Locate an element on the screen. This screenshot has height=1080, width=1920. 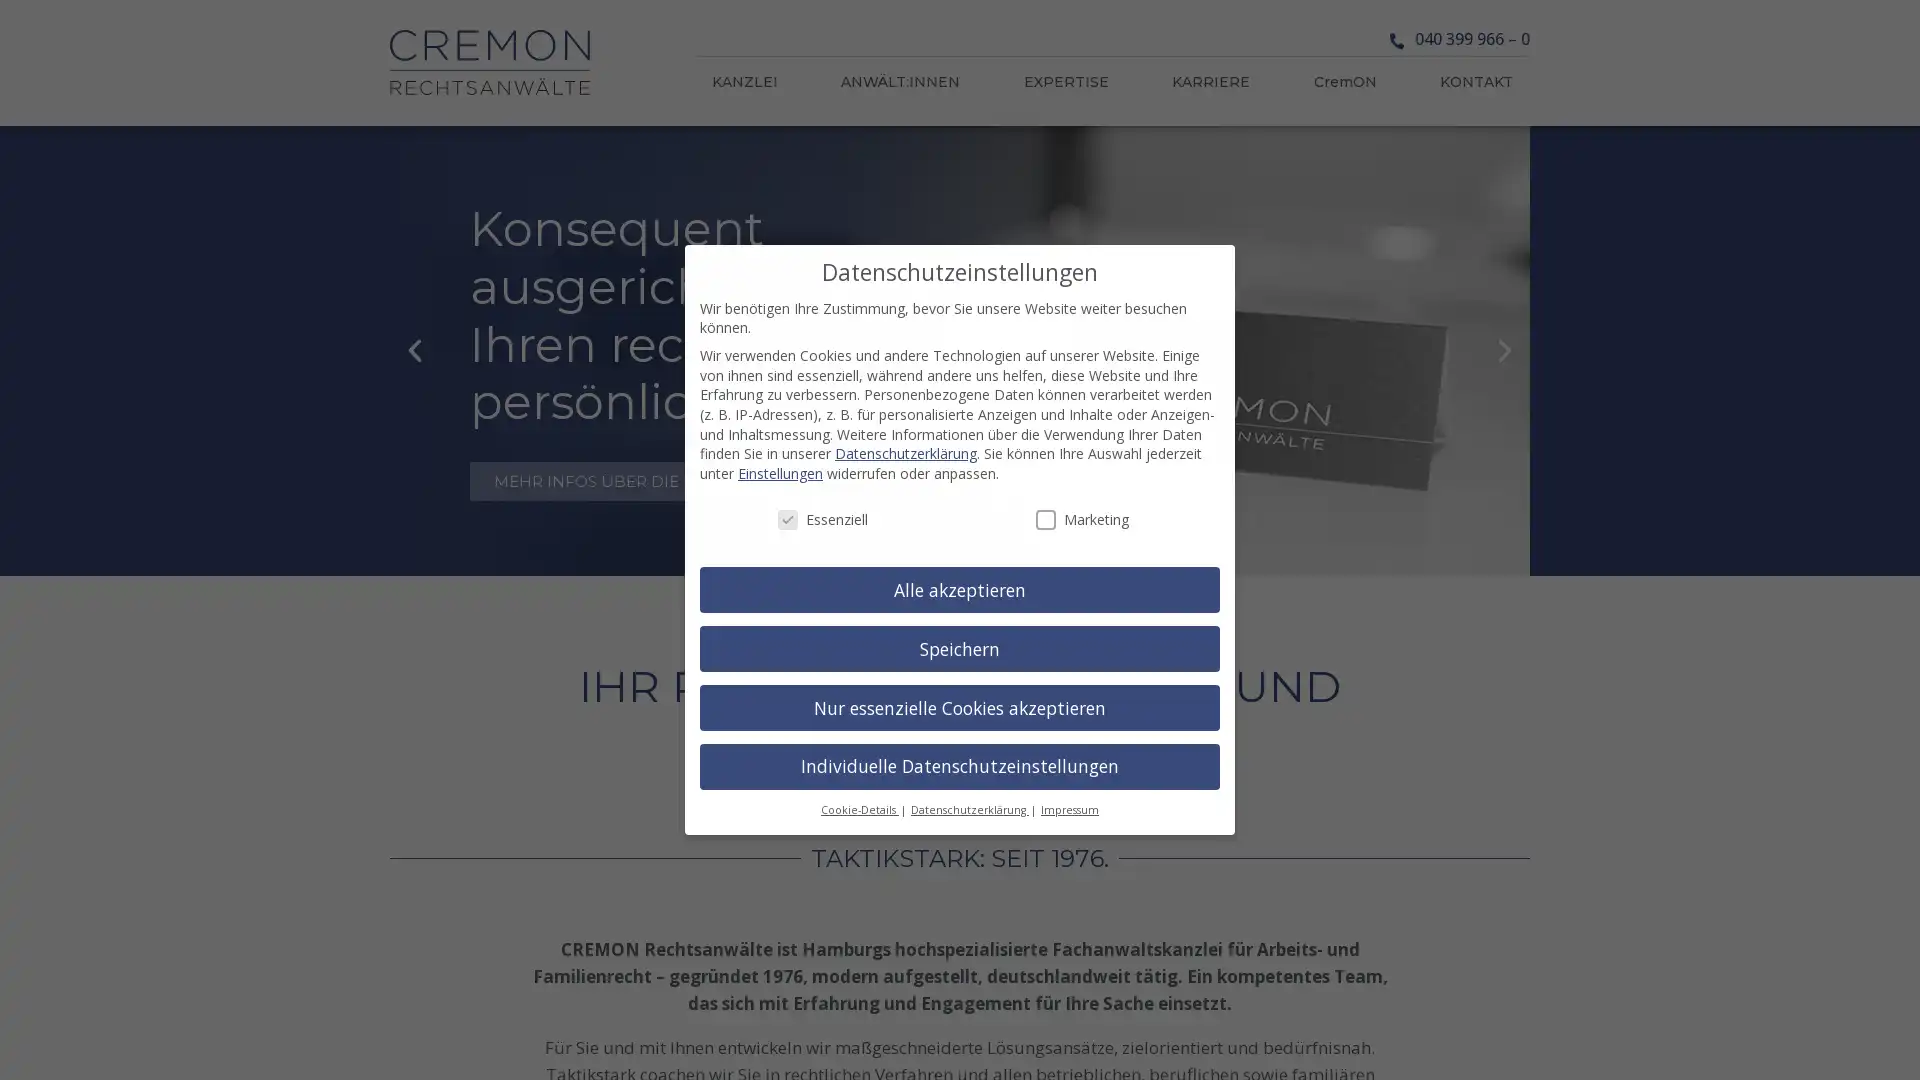
Previous slide is located at coordinates (413, 349).